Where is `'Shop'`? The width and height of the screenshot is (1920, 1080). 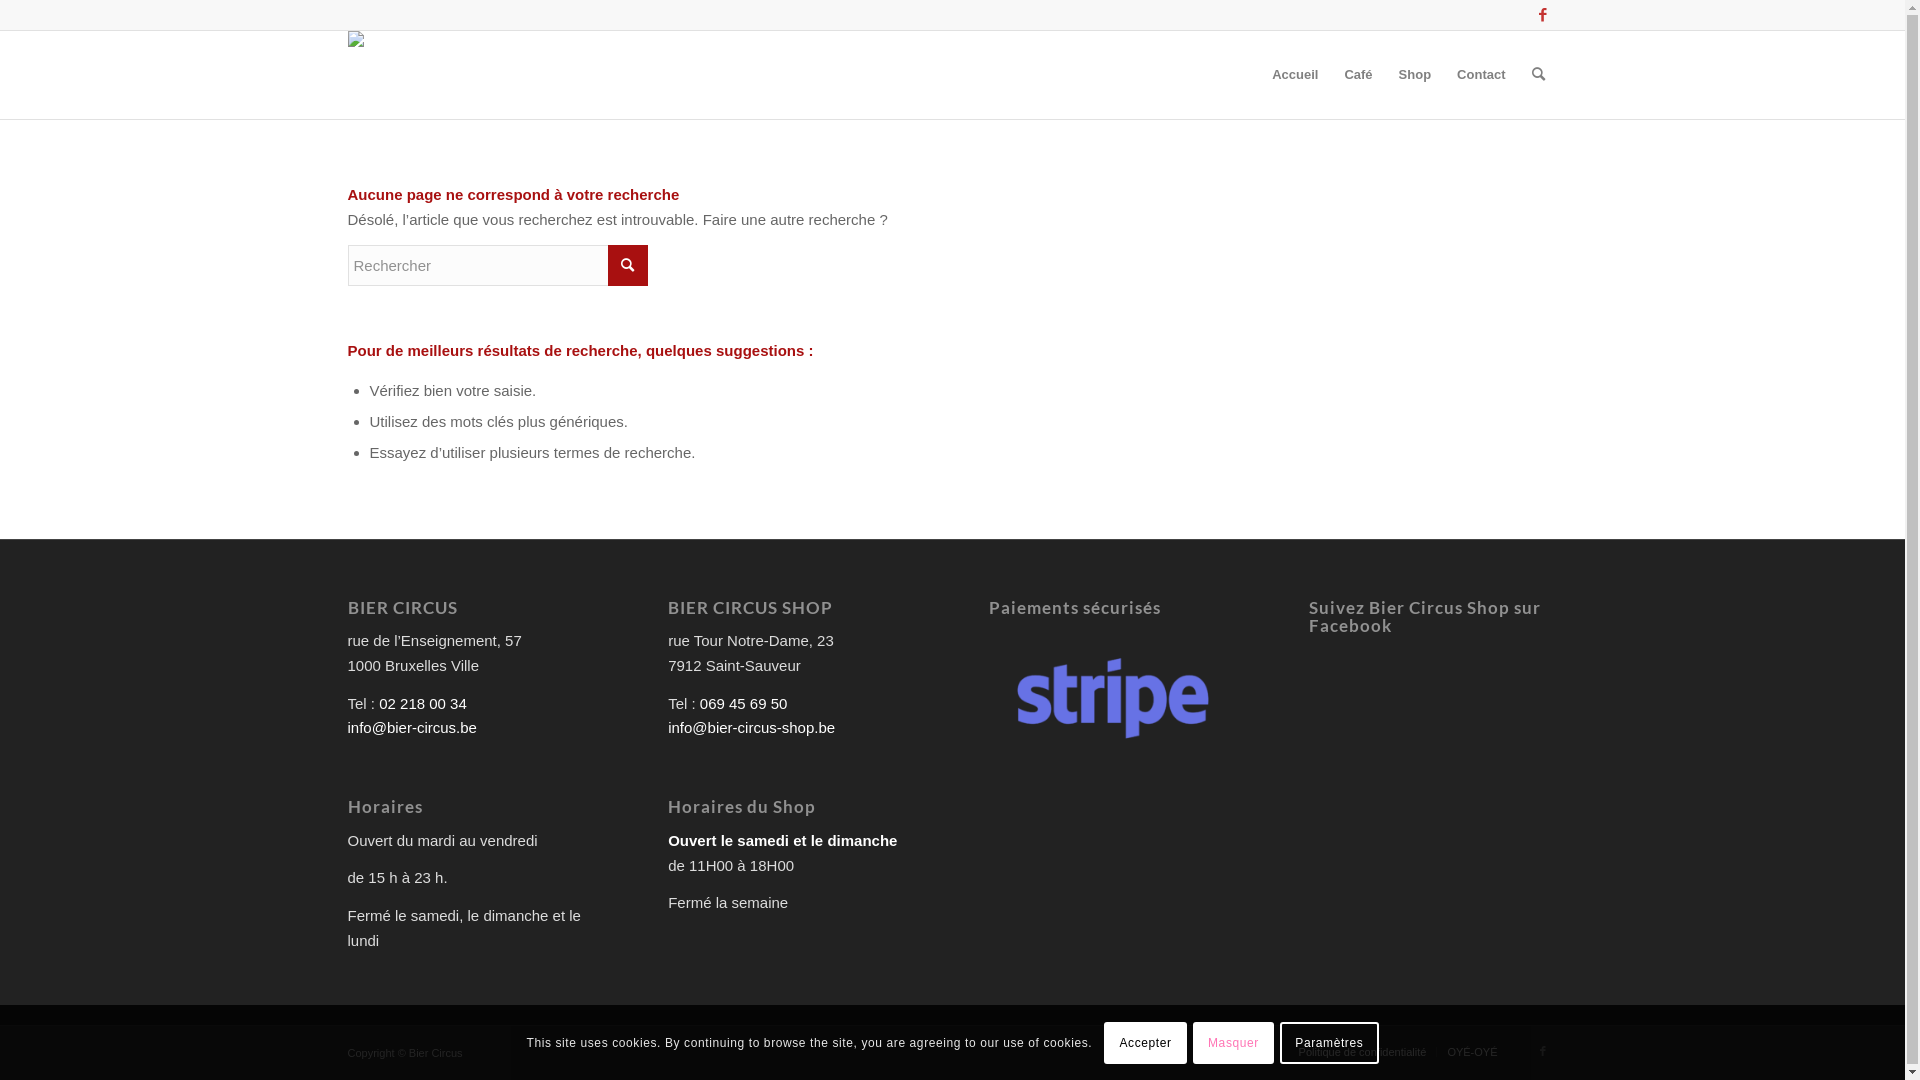 'Shop' is located at coordinates (1414, 73).